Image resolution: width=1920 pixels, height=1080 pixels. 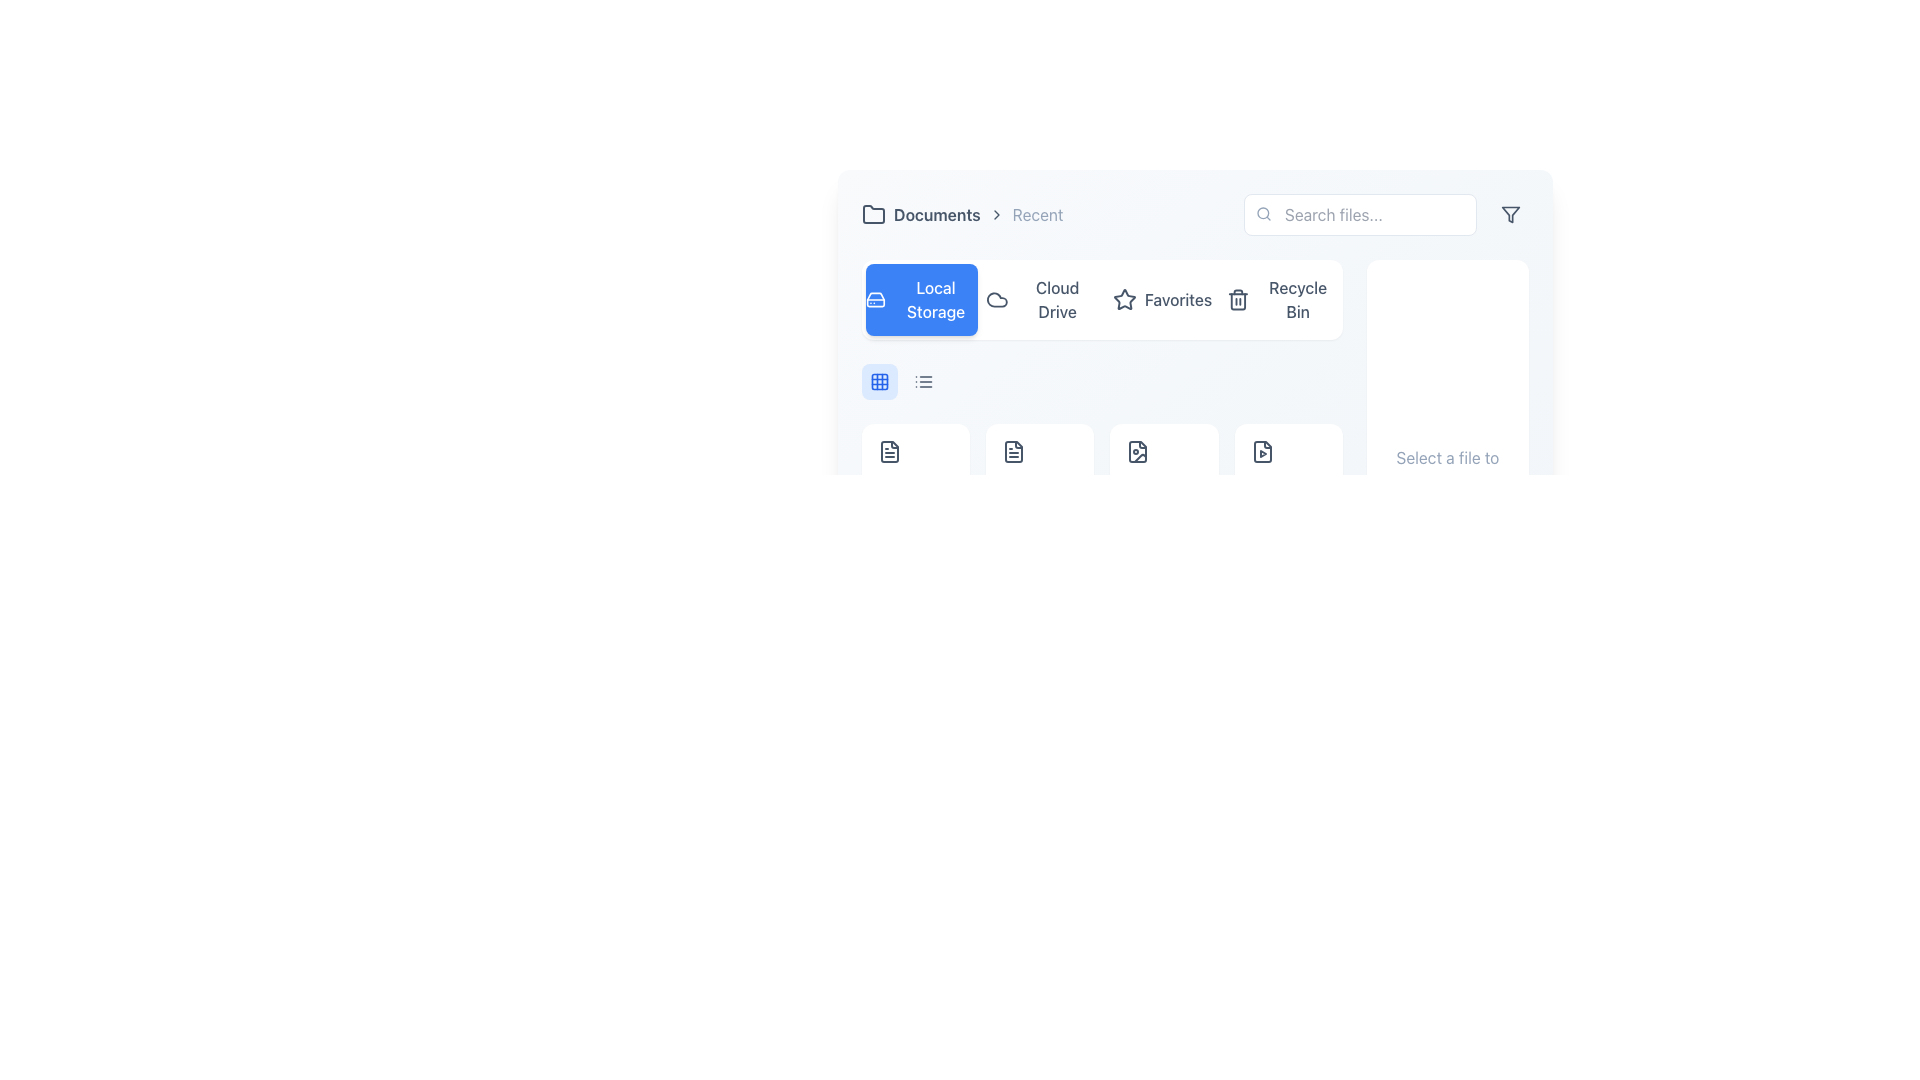 I want to click on the 'Local Storage' text element, which is styled with a medium font weight on a blue button-like background, located in the top-left section of the interface, so click(x=935, y=300).